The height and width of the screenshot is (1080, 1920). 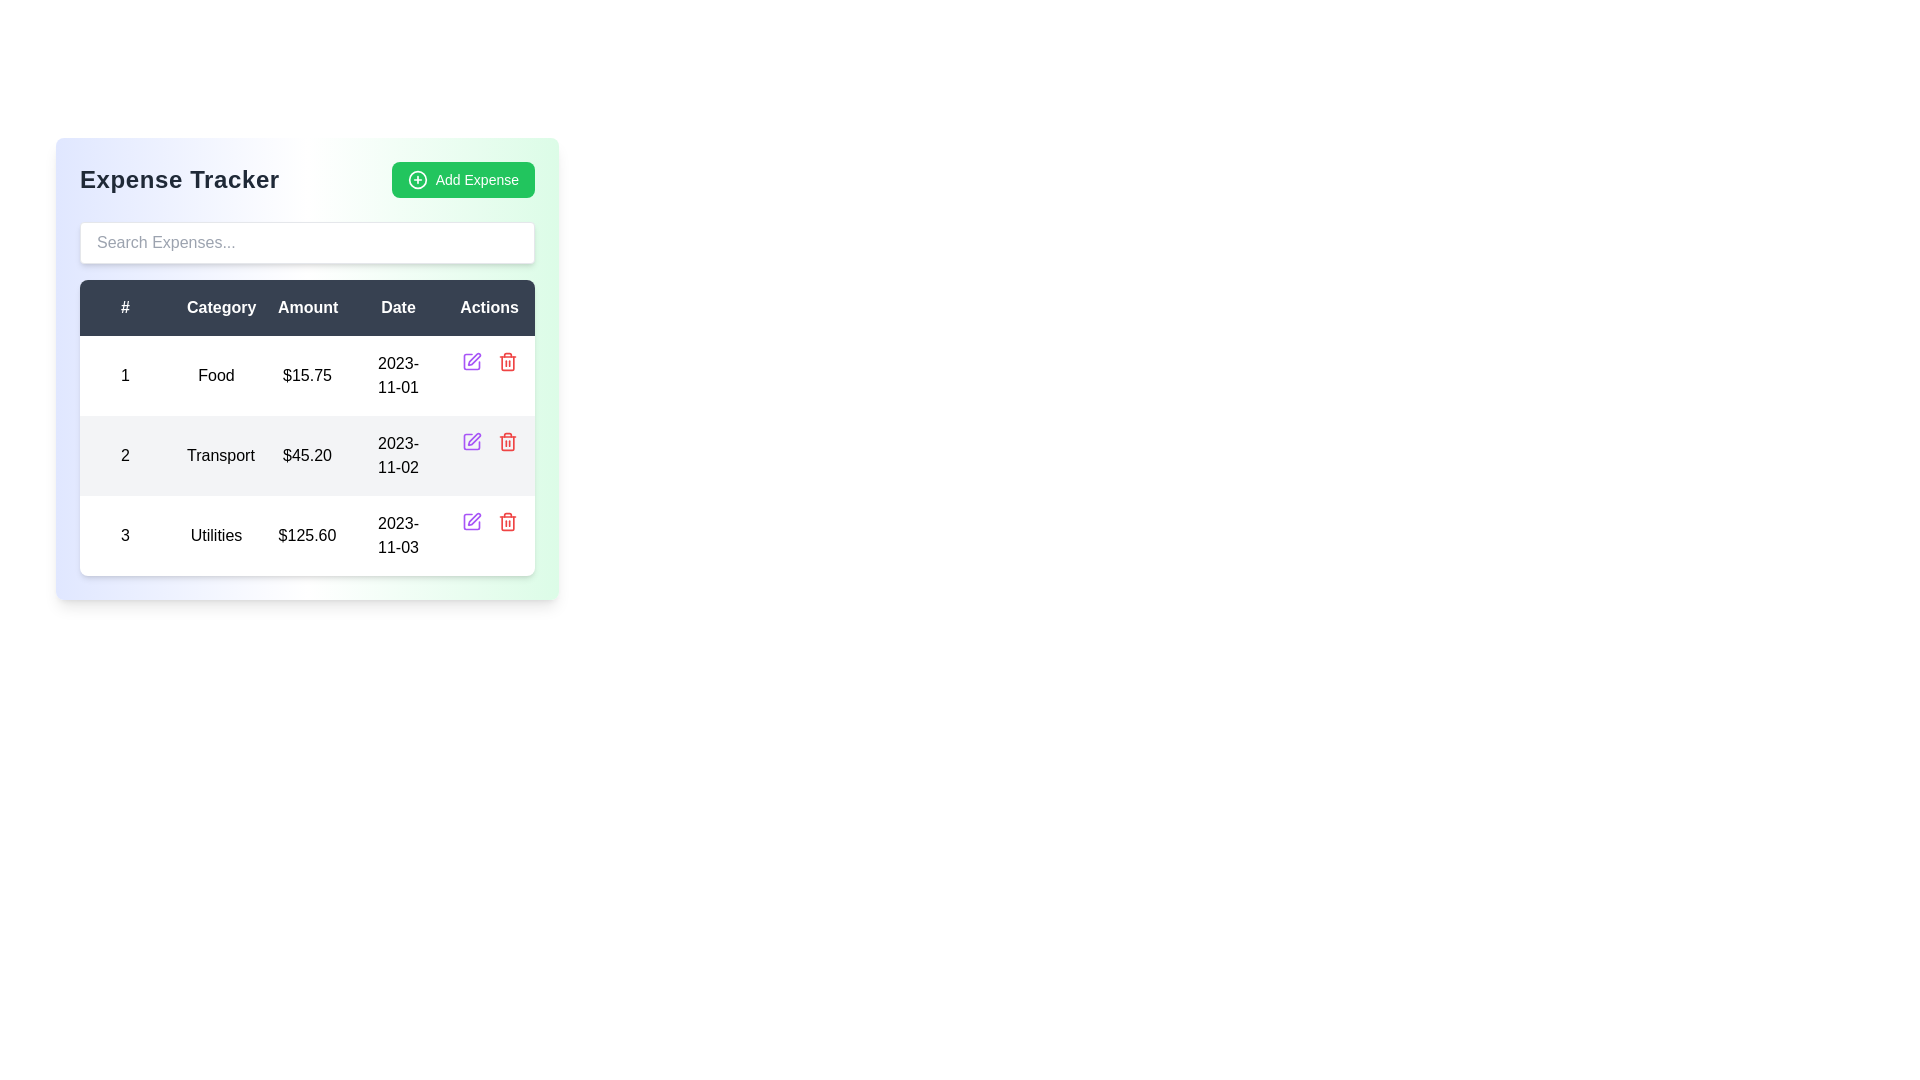 I want to click on the non-interactive text display showing the date associated with a specific expense in the bottom-most row of the table, which is positioned below the 'Amount' element and to the left of the 'Actions' area, so click(x=398, y=535).